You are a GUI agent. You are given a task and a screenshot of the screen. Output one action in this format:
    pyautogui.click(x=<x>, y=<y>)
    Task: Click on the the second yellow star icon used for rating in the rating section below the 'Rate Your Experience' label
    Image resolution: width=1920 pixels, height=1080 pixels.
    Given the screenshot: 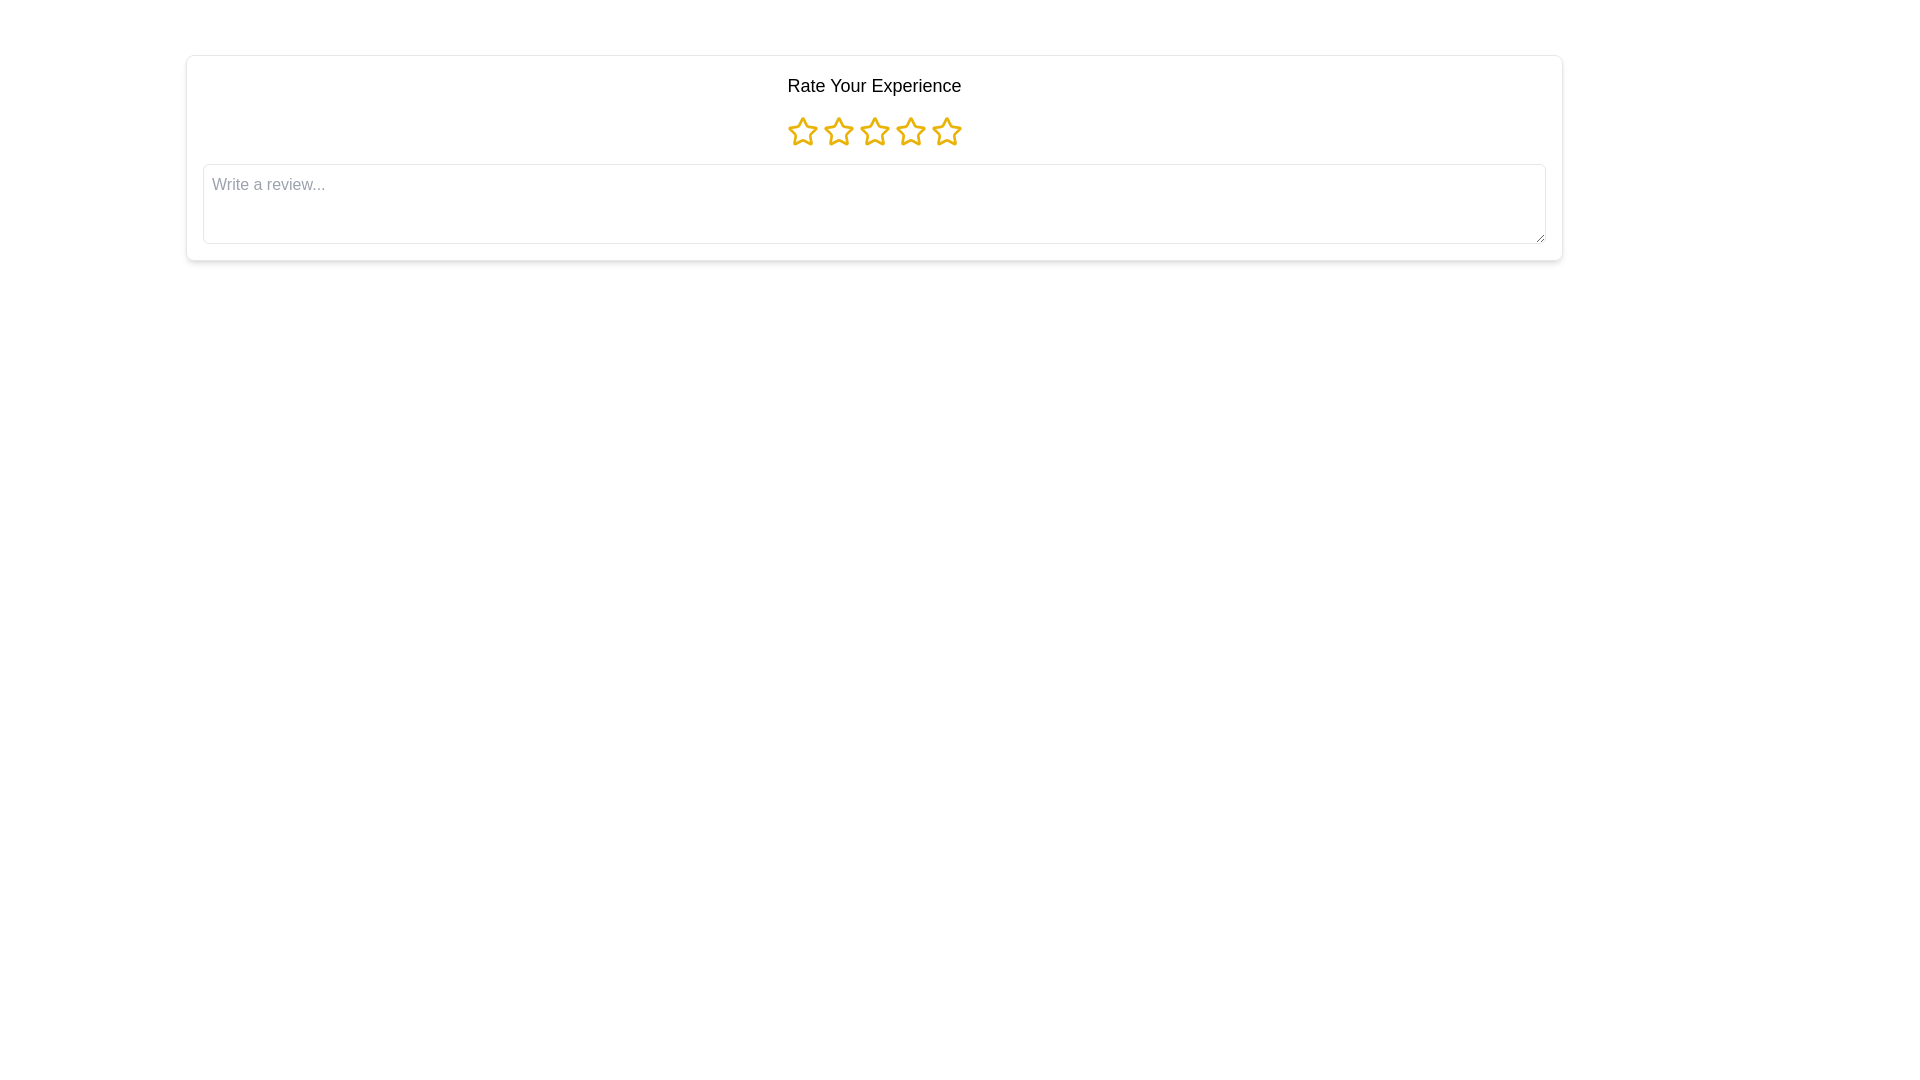 What is the action you would take?
    pyautogui.click(x=838, y=131)
    